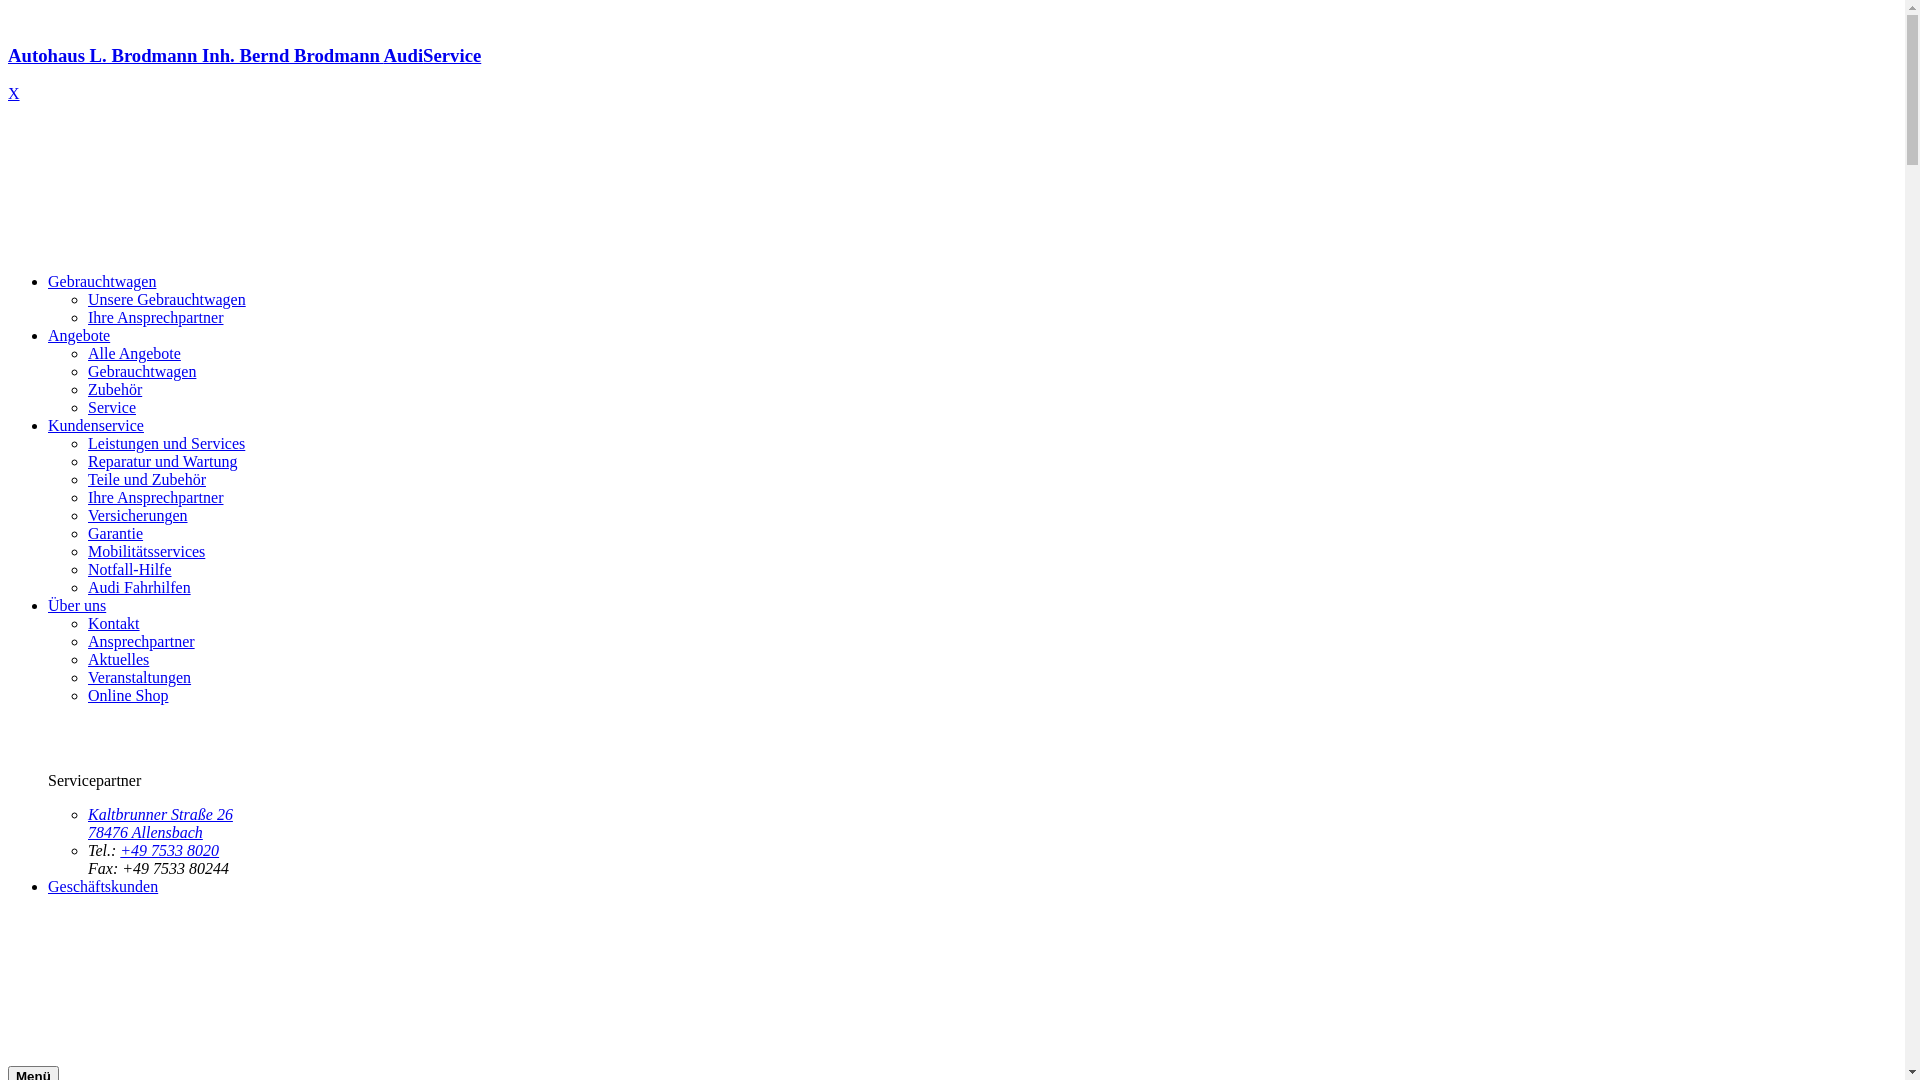 The image size is (1920, 1080). What do you see at coordinates (133, 352) in the screenshot?
I see `'Alle Angebote'` at bounding box center [133, 352].